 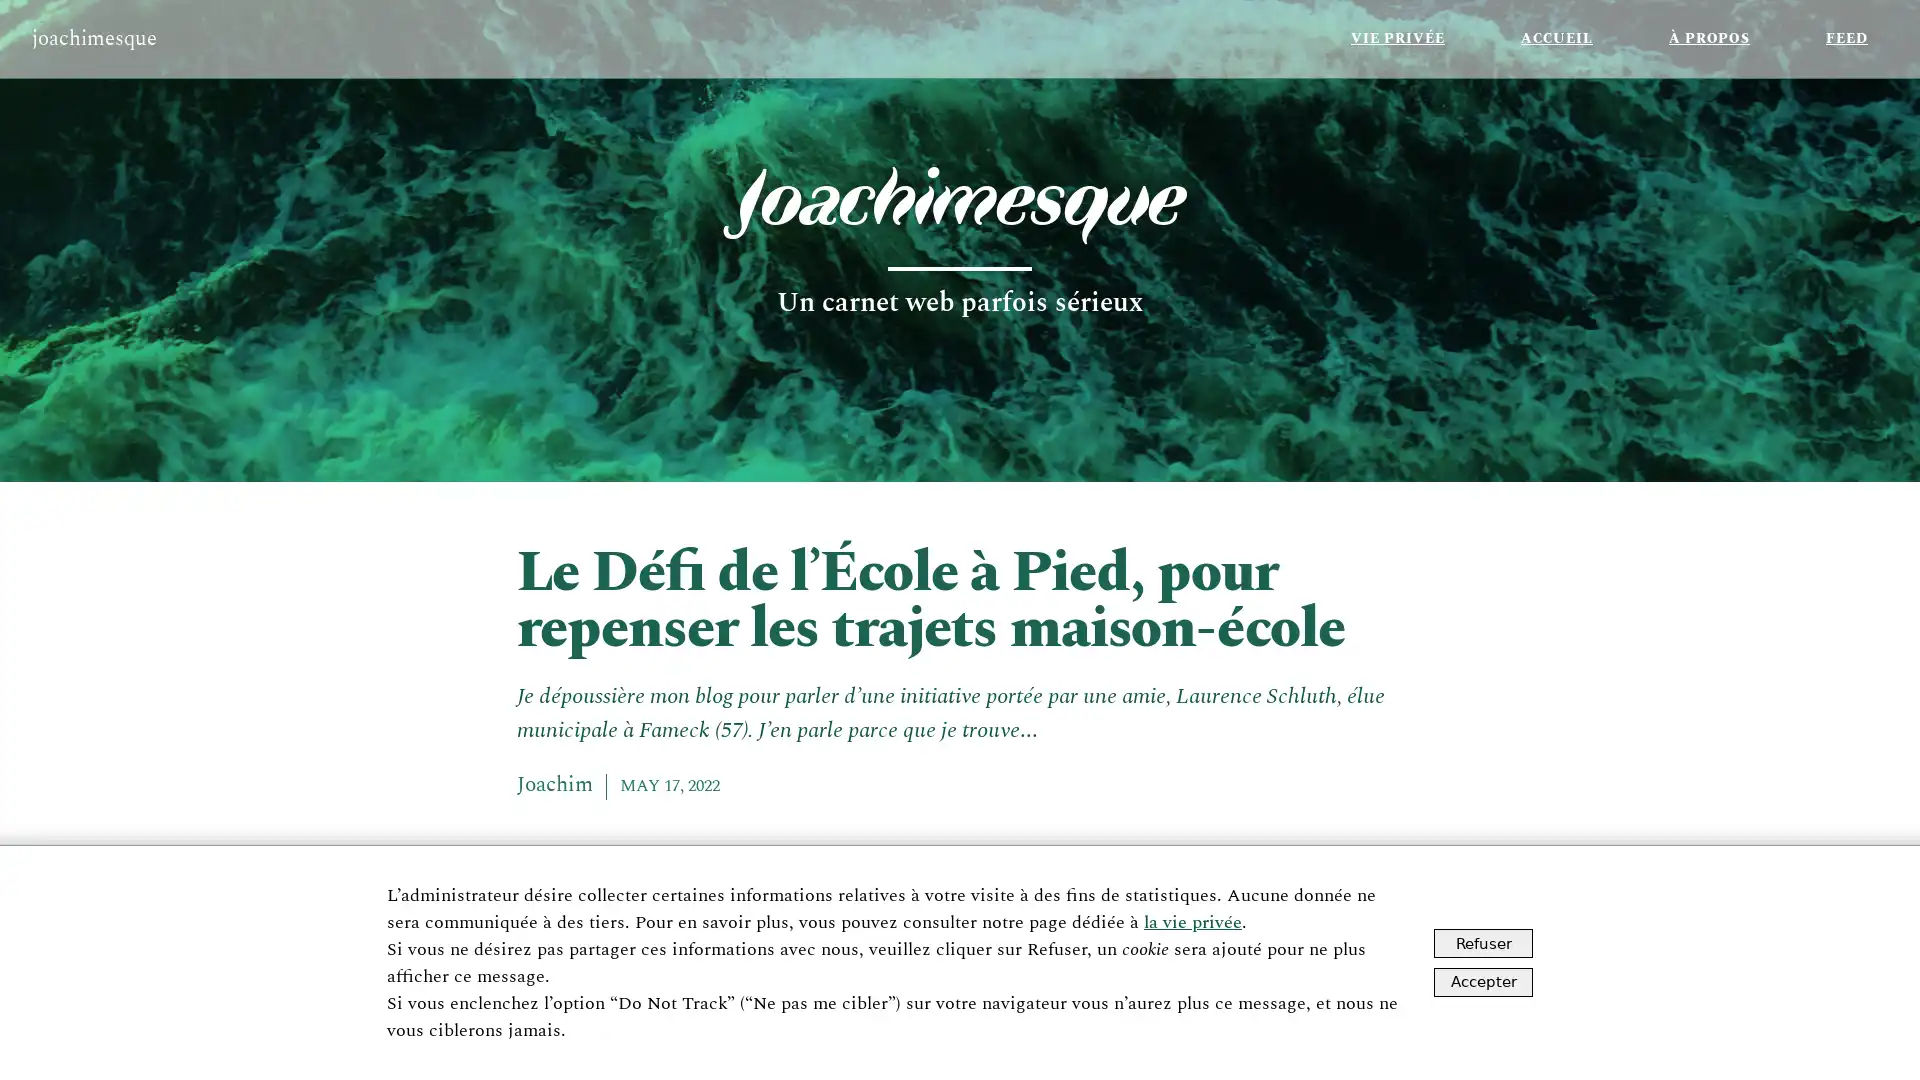 I want to click on Accepter, so click(x=1483, y=980).